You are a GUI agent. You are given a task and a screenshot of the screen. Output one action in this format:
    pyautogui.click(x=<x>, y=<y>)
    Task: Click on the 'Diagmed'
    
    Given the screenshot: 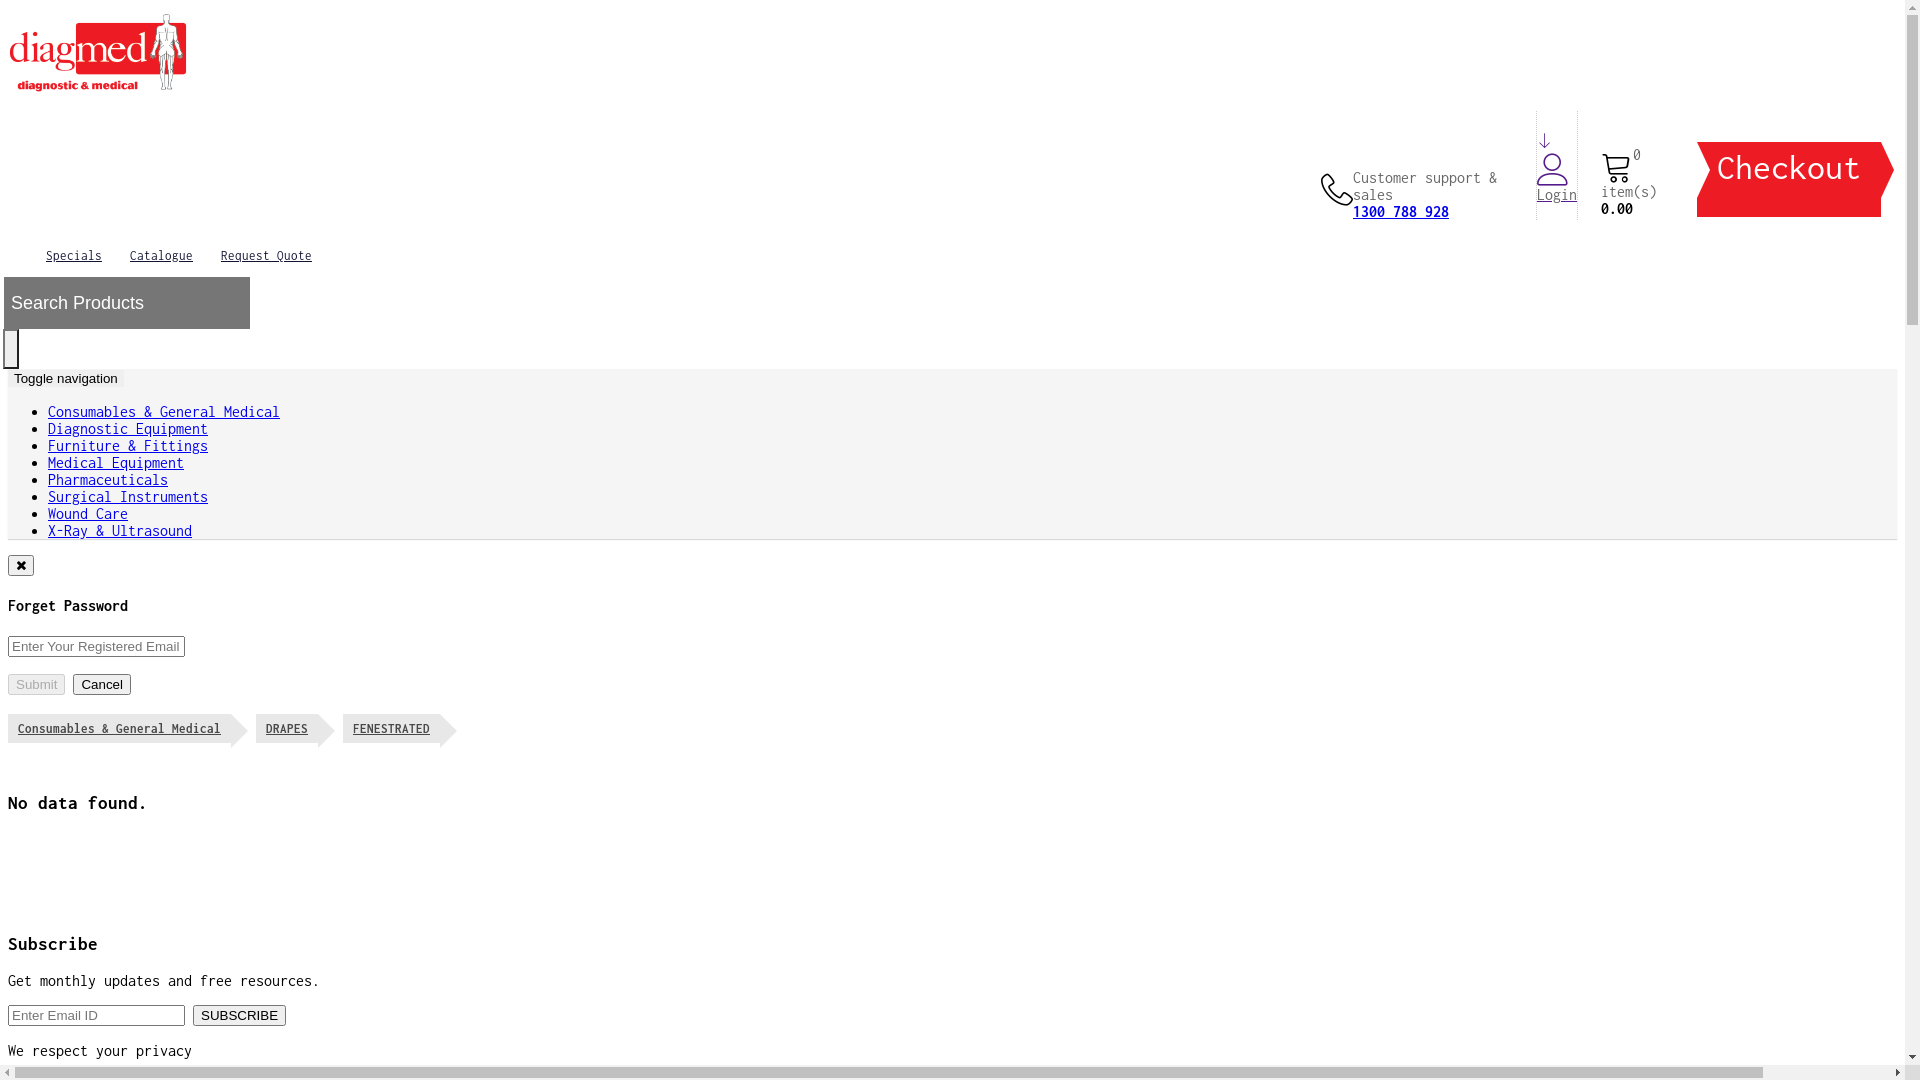 What is the action you would take?
    pyautogui.click(x=96, y=52)
    